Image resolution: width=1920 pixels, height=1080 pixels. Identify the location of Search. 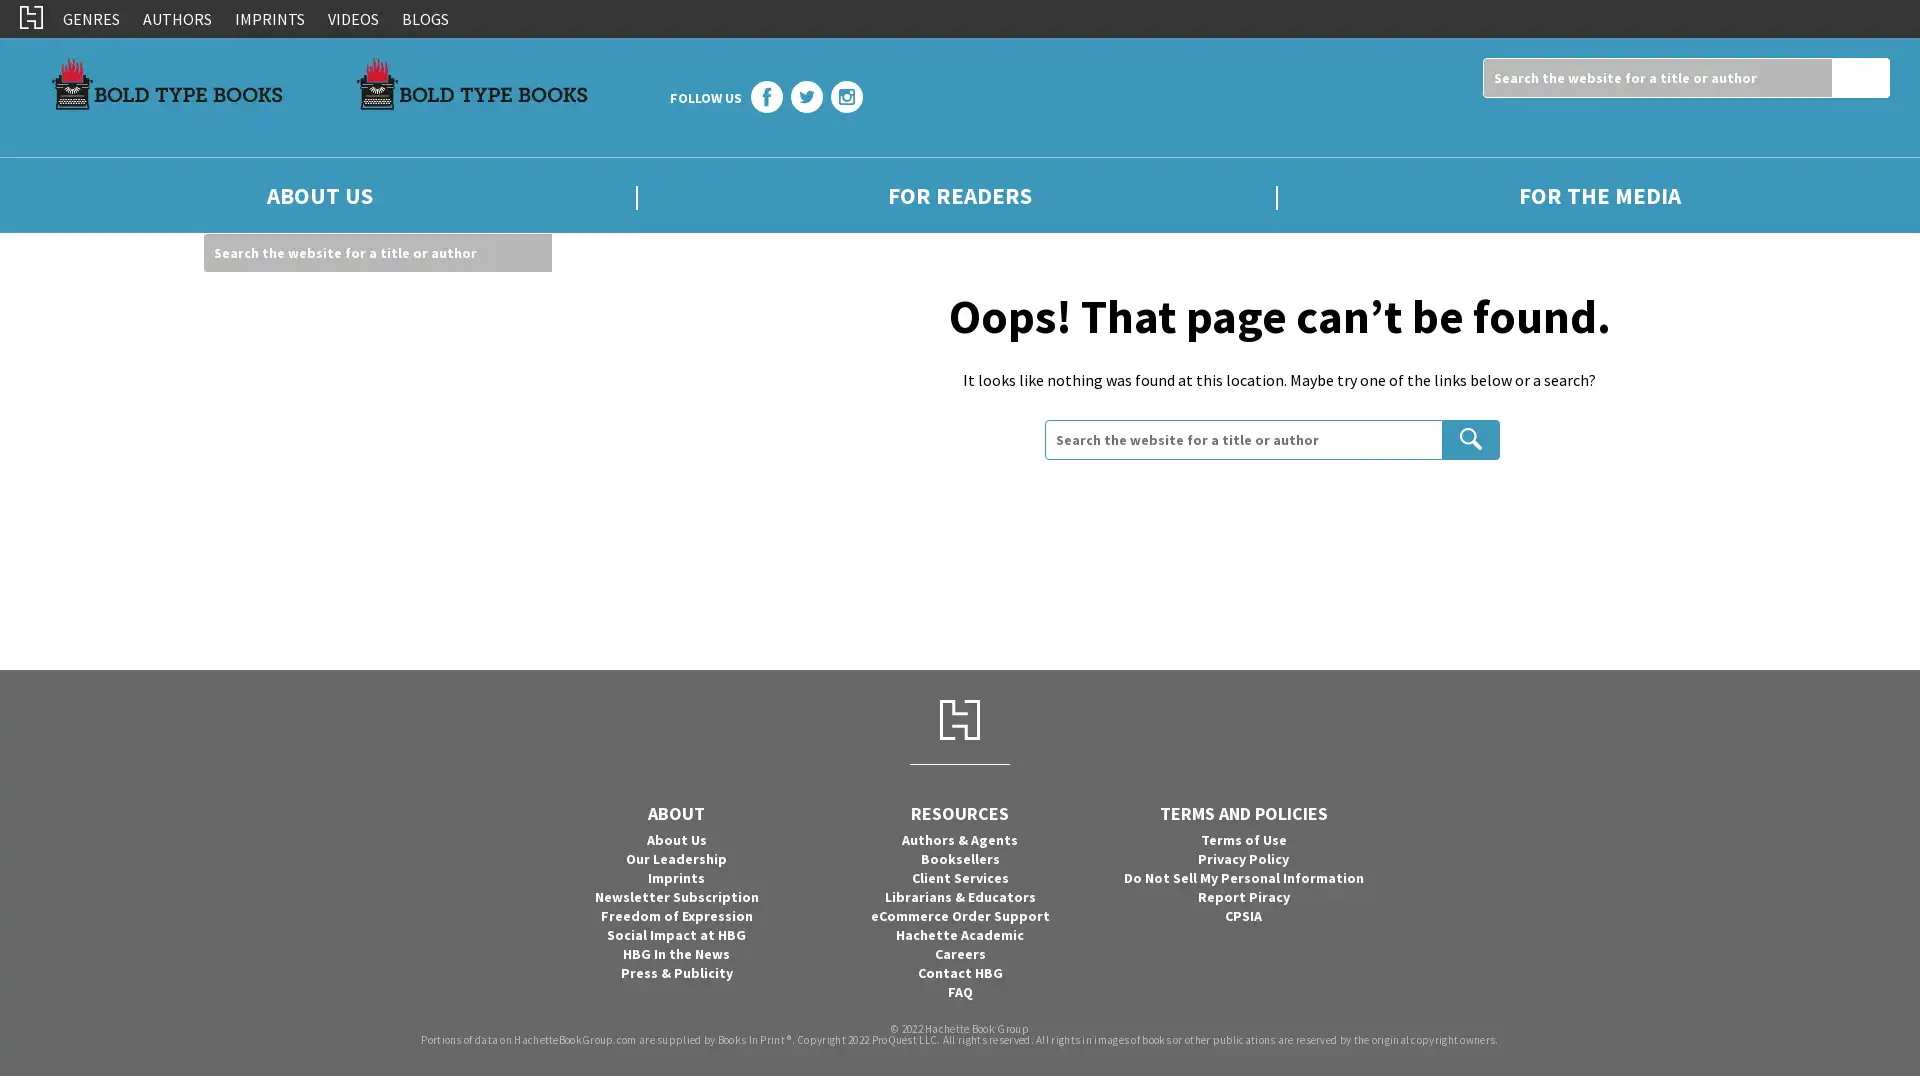
(579, 252).